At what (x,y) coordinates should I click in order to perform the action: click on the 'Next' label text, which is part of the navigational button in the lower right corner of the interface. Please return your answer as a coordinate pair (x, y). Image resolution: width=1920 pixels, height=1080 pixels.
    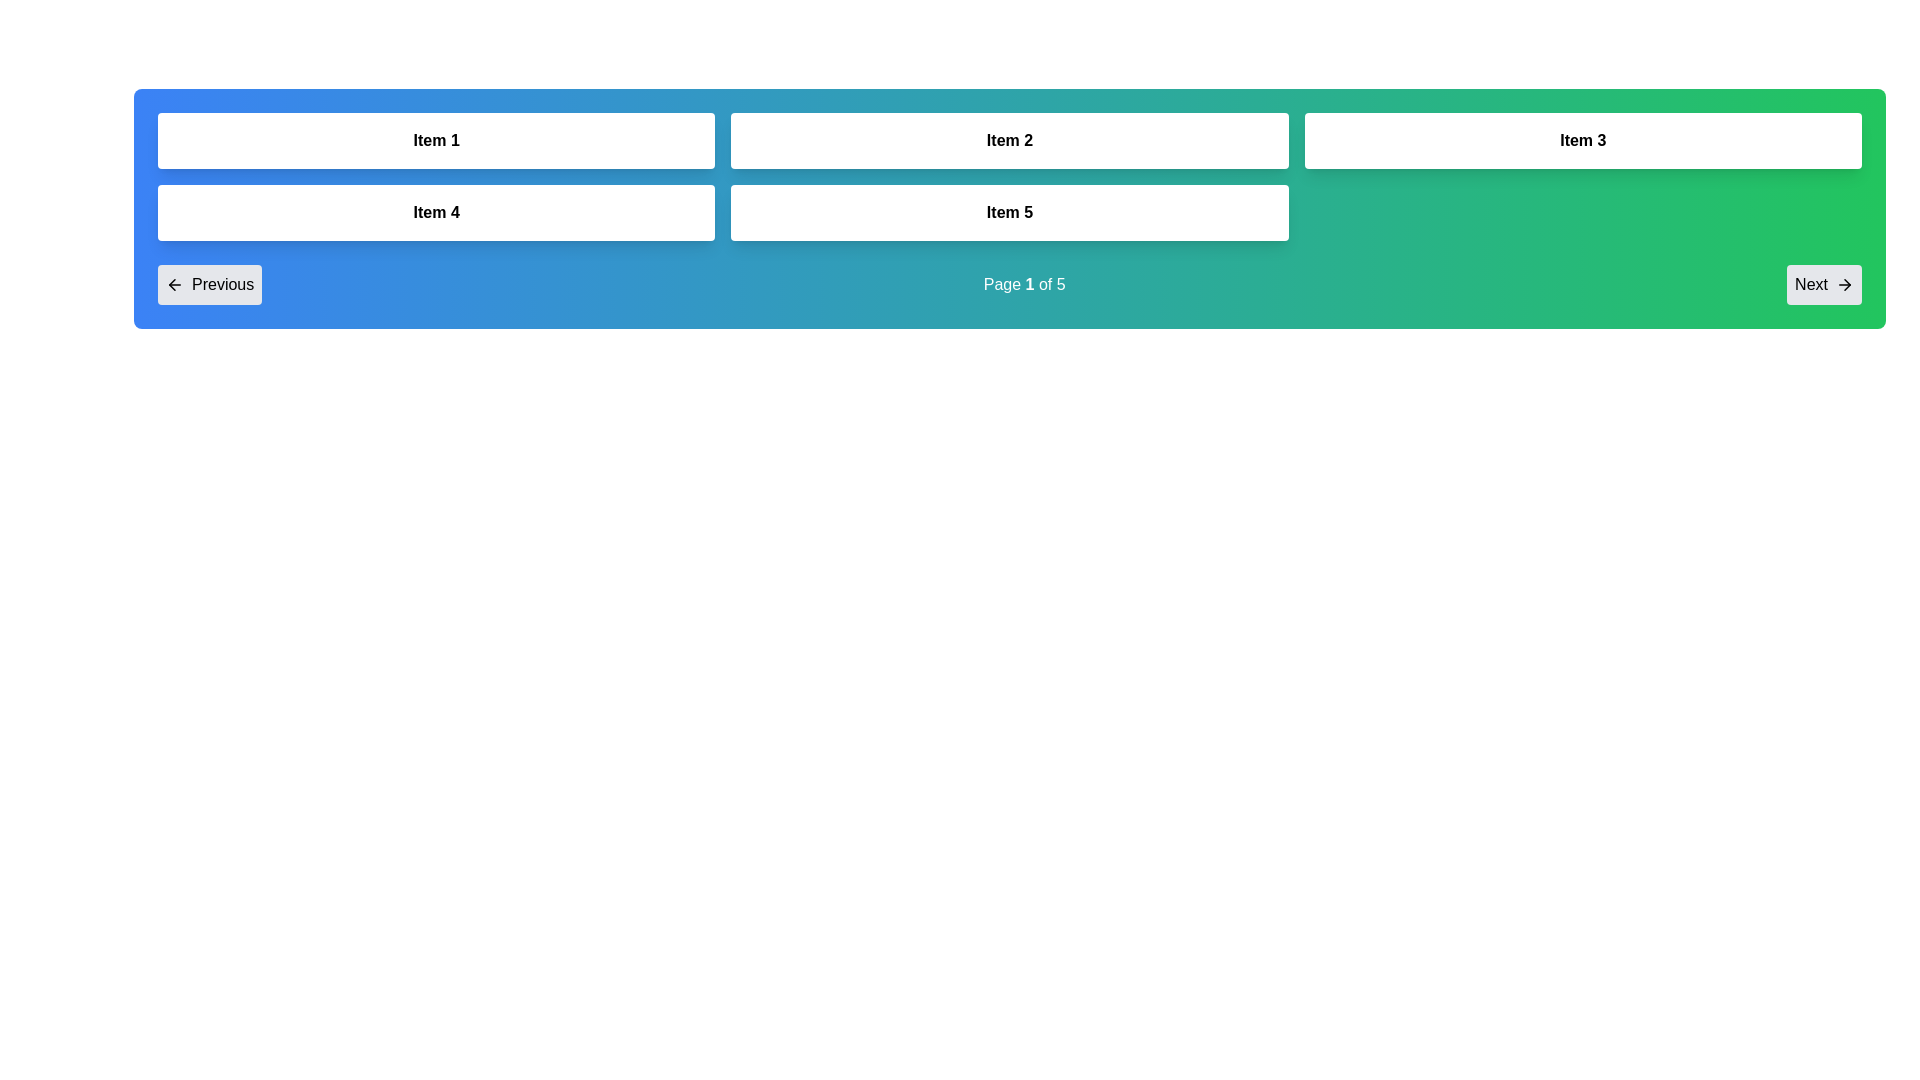
    Looking at the image, I should click on (1811, 285).